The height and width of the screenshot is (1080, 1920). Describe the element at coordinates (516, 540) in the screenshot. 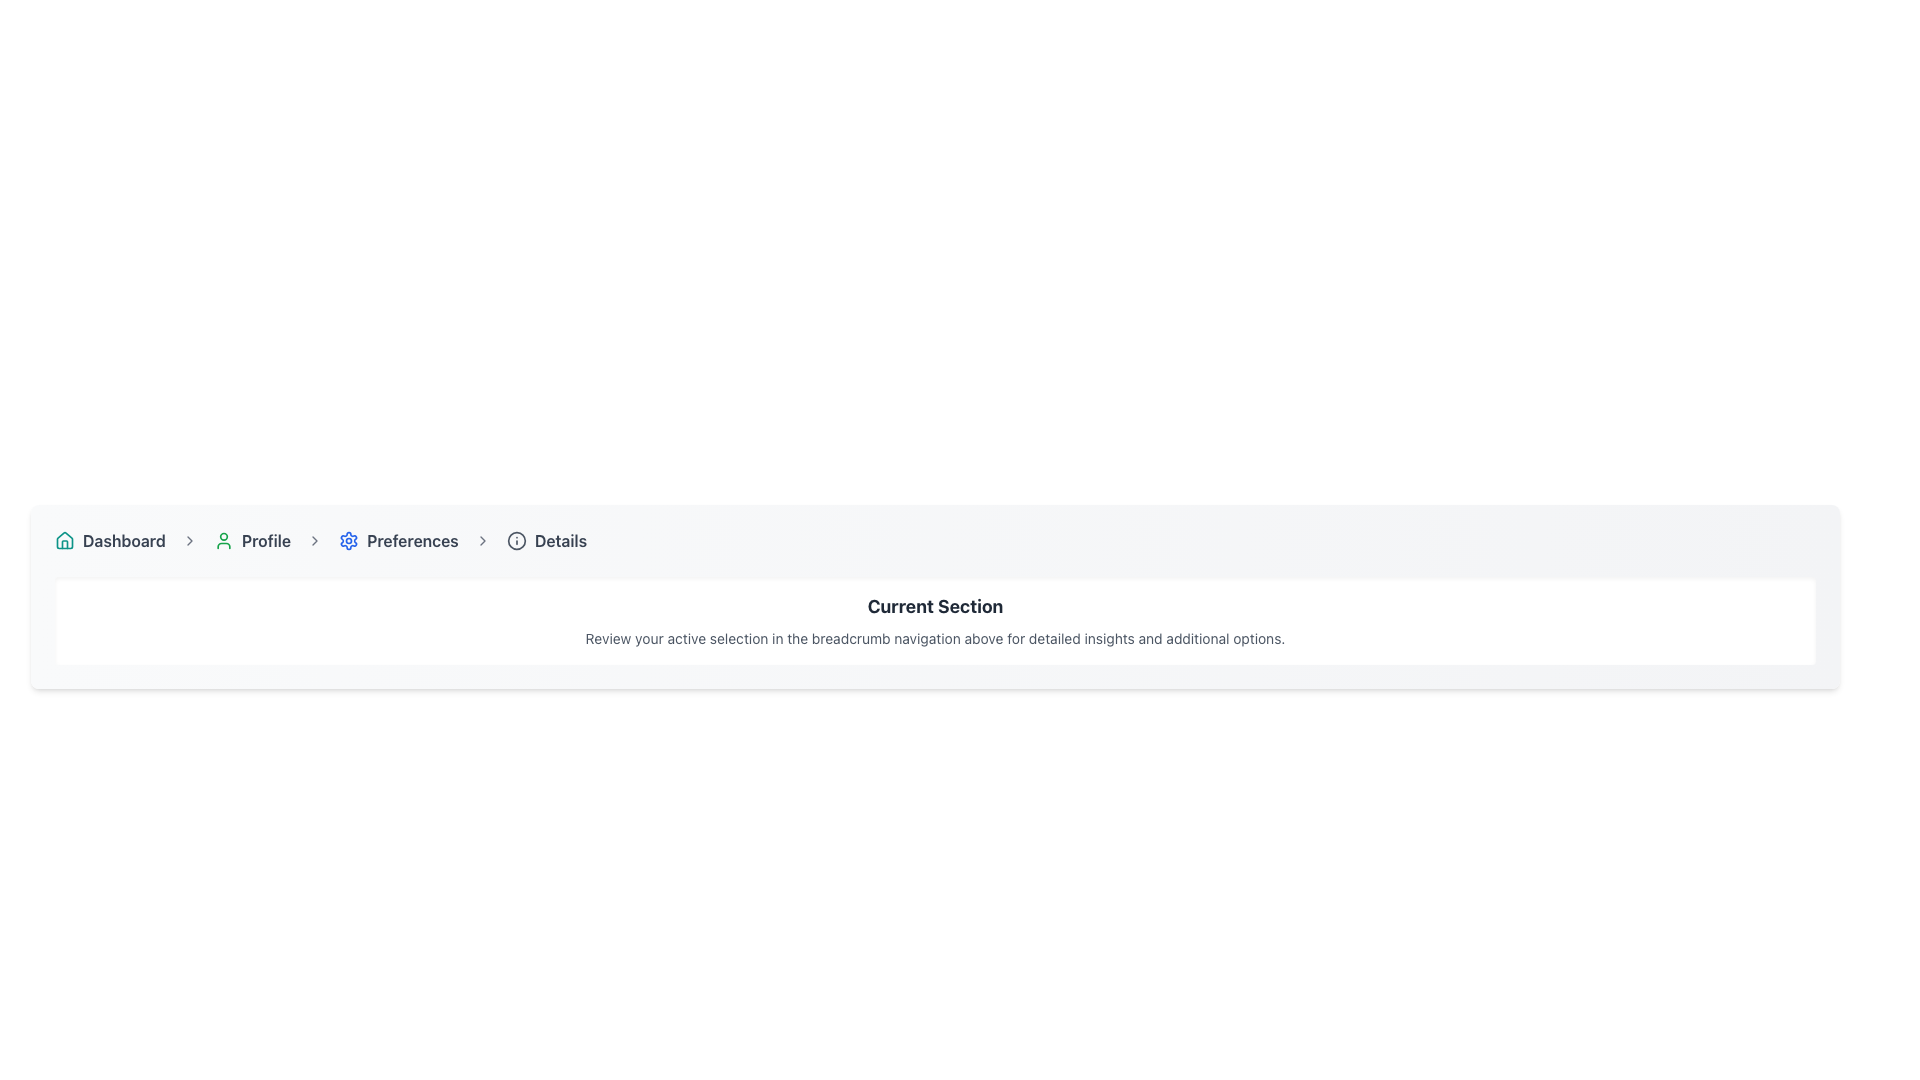

I see `the 'Details' navigation icon located in the breadcrumb navigation bar, positioned to the left of the text label` at that location.